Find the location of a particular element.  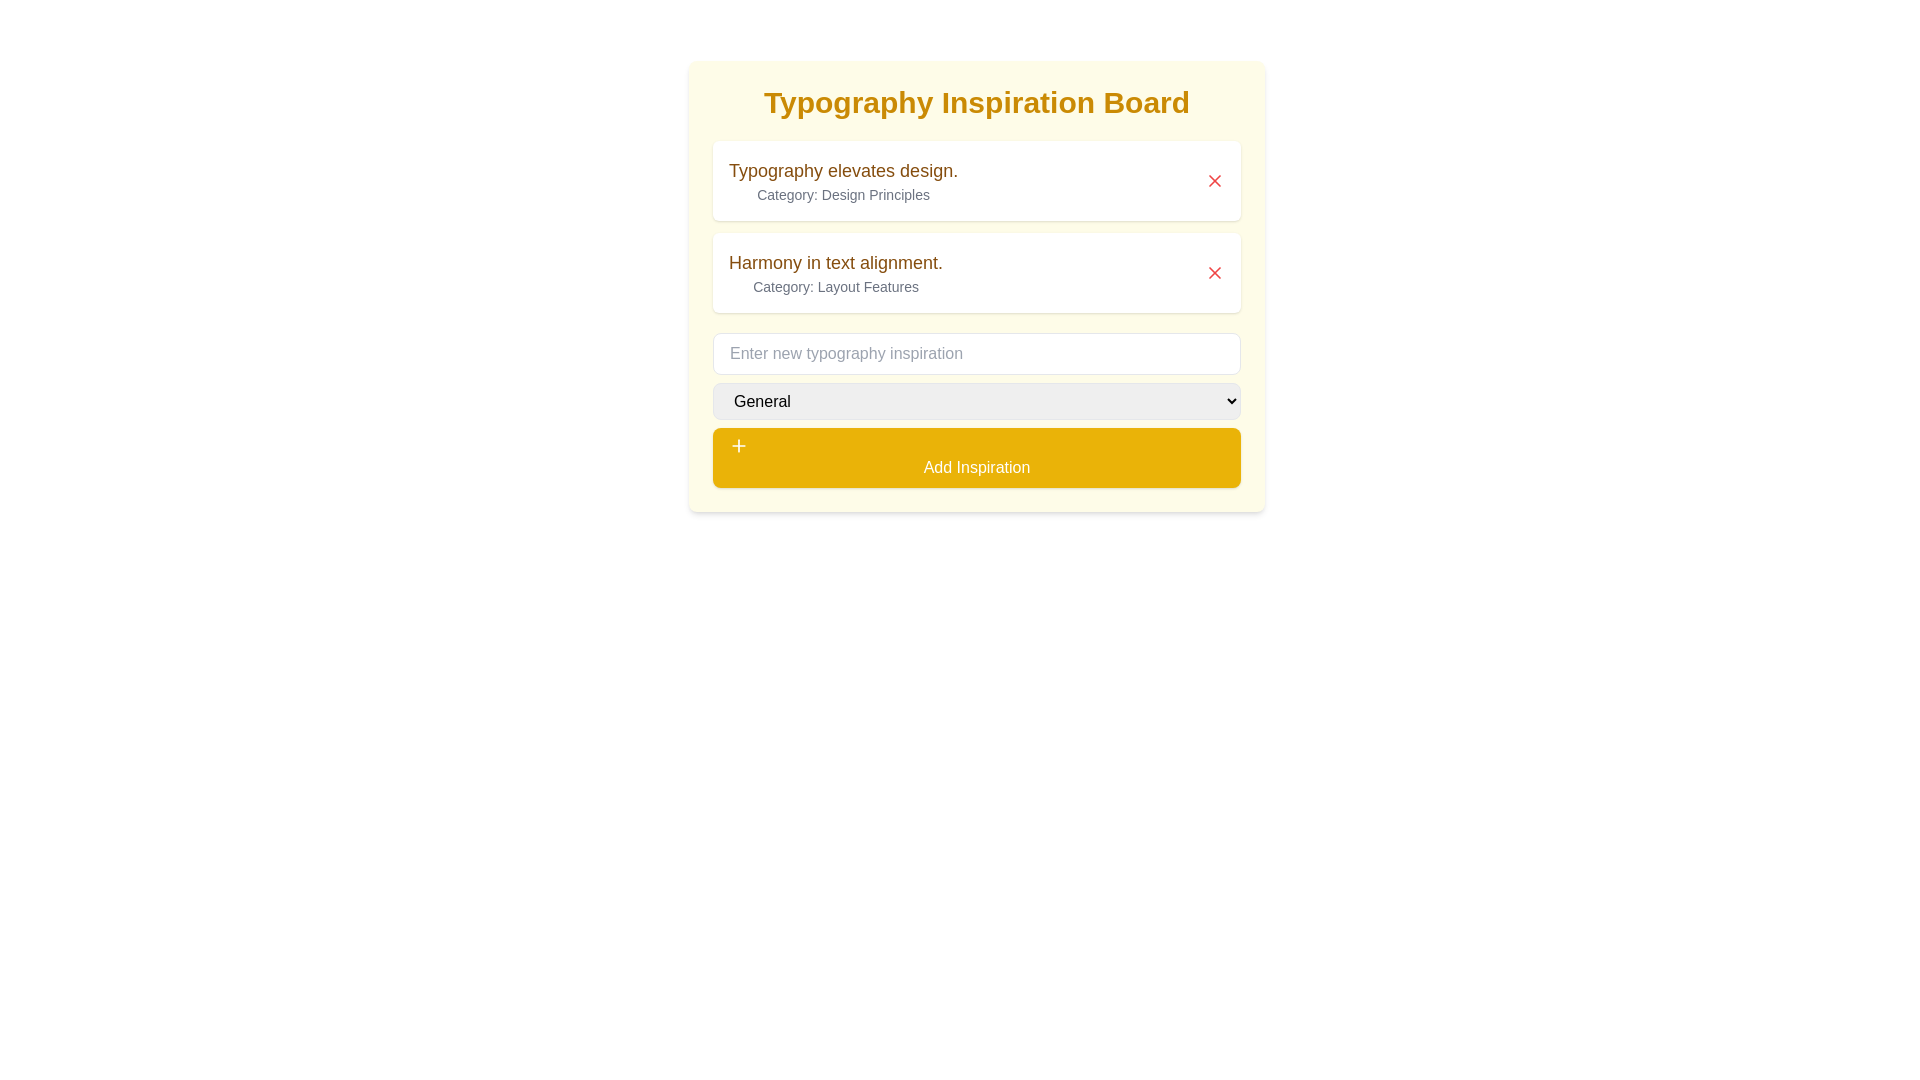

the delete or close button located at the top-right corner of the card detailing 'Typography elevates design.' is located at coordinates (1213, 181).